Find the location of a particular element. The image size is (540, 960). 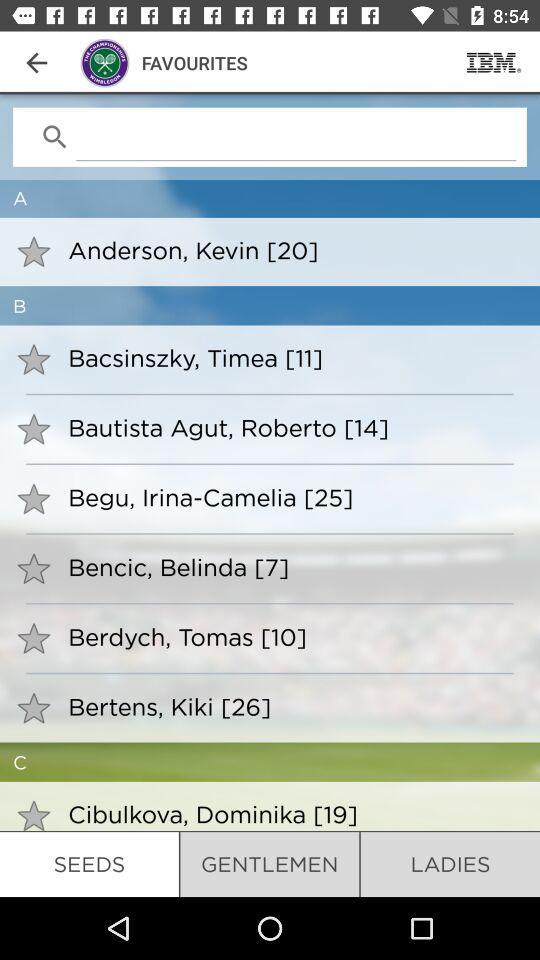

the icon above the seeds is located at coordinates (290, 814).